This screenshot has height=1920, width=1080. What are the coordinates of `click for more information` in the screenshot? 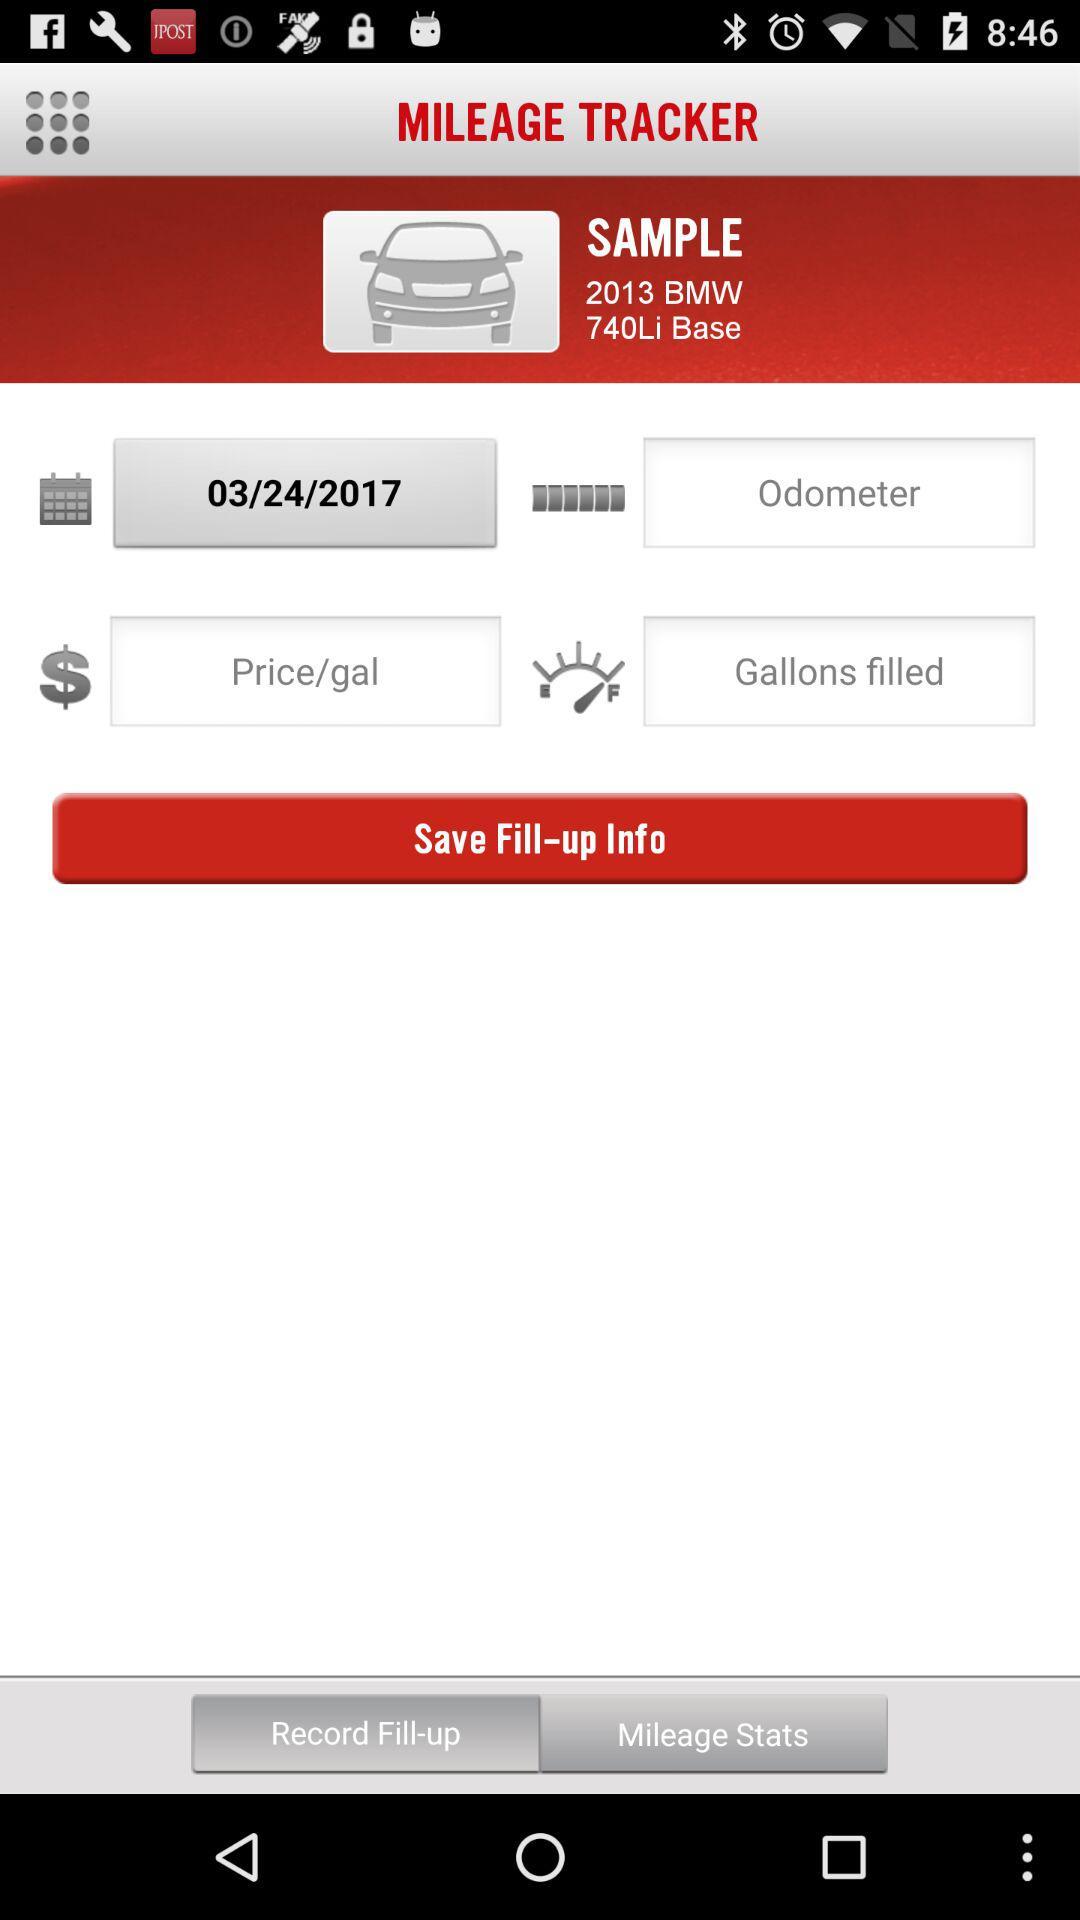 It's located at (440, 280).